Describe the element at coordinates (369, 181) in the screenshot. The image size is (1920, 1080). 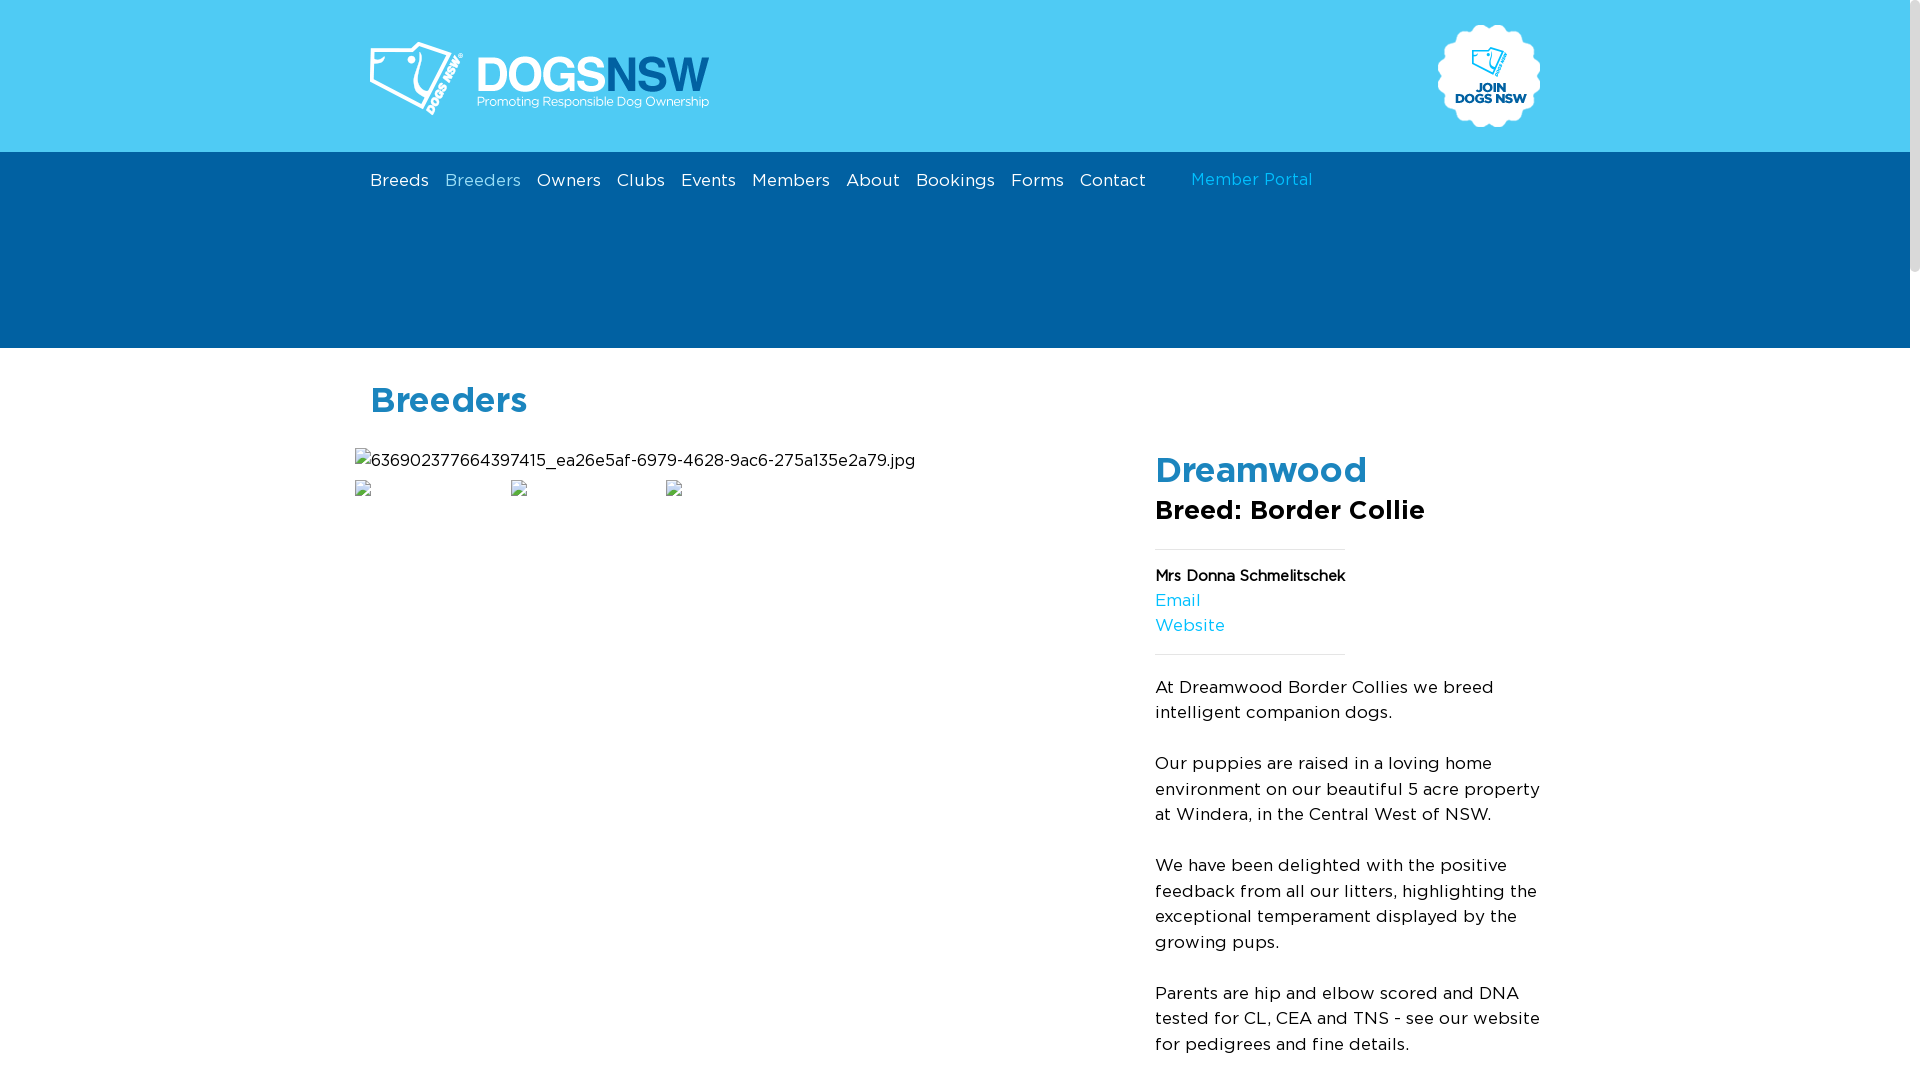
I see `'Breeds'` at that location.